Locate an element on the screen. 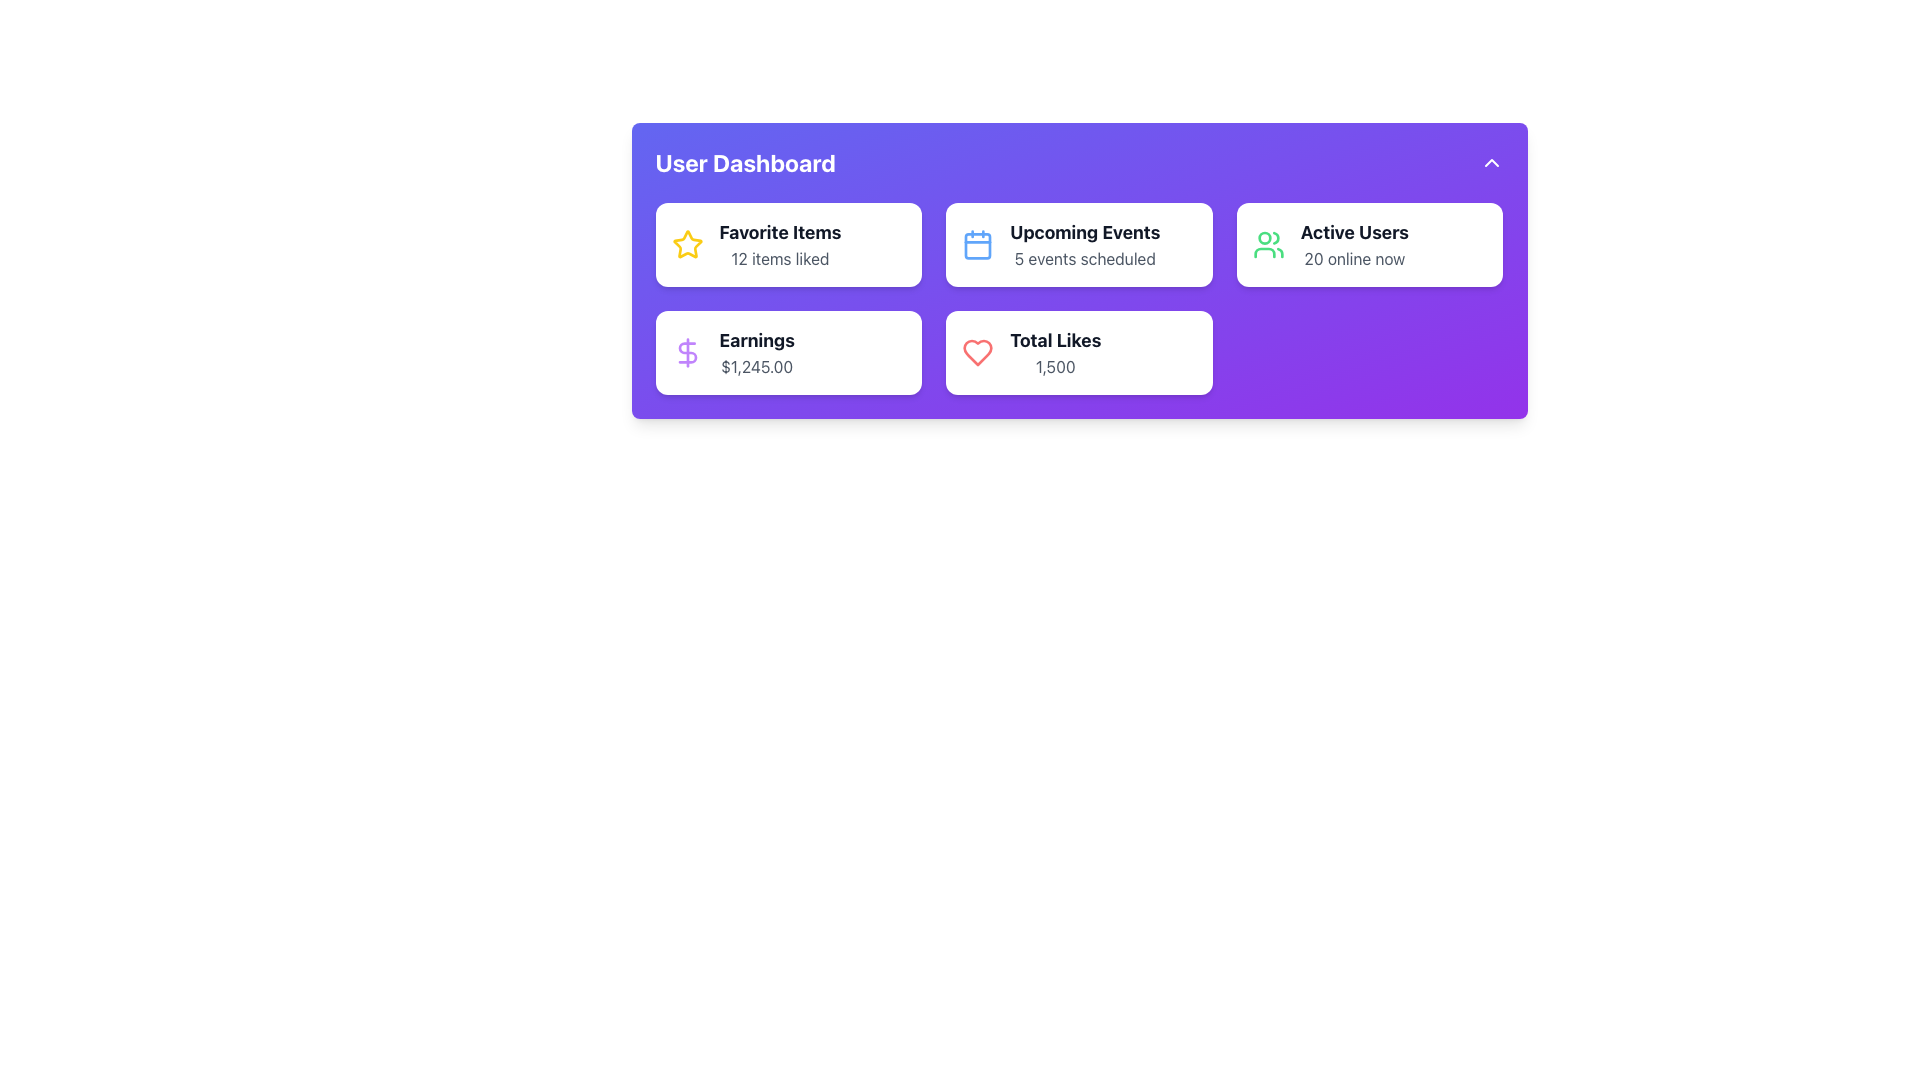  the icon representing active users located in the 'Active Users' card, positioned to the left of the text 'Active Users' and '20 online now' is located at coordinates (1267, 244).